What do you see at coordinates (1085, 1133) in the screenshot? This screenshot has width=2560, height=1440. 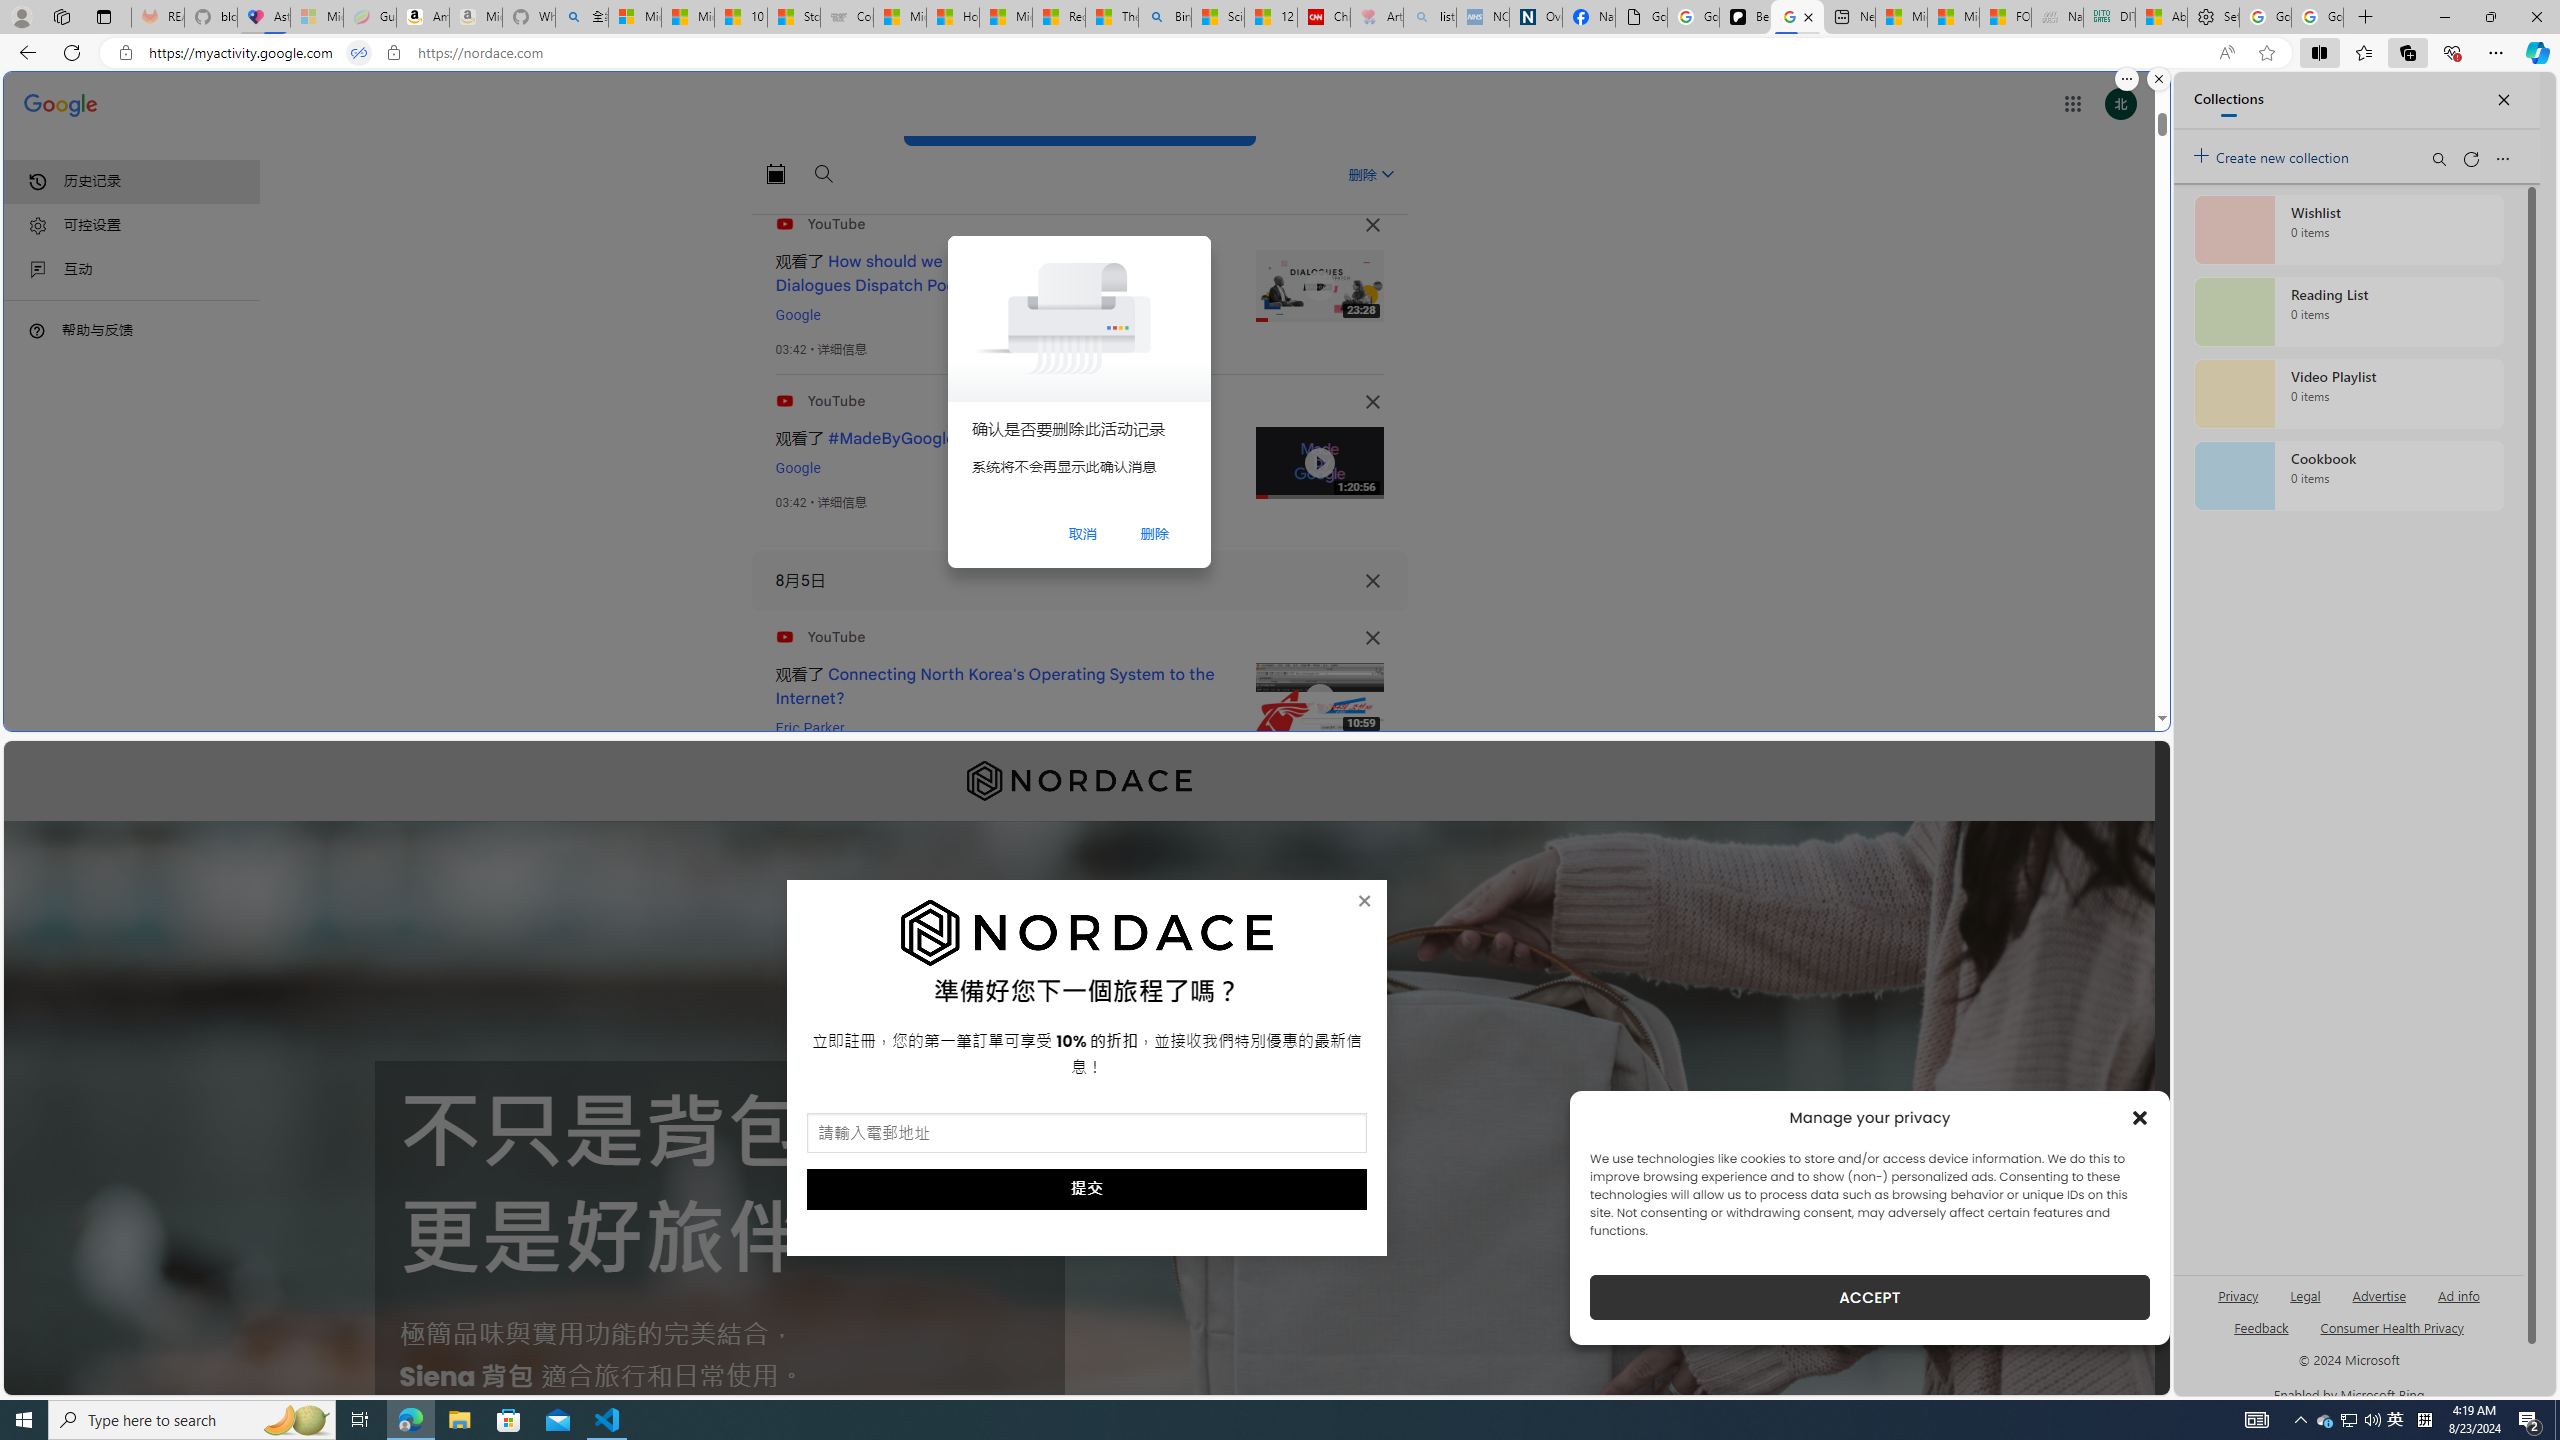 I see `'AutomationID: input_5_1'` at bounding box center [1085, 1133].